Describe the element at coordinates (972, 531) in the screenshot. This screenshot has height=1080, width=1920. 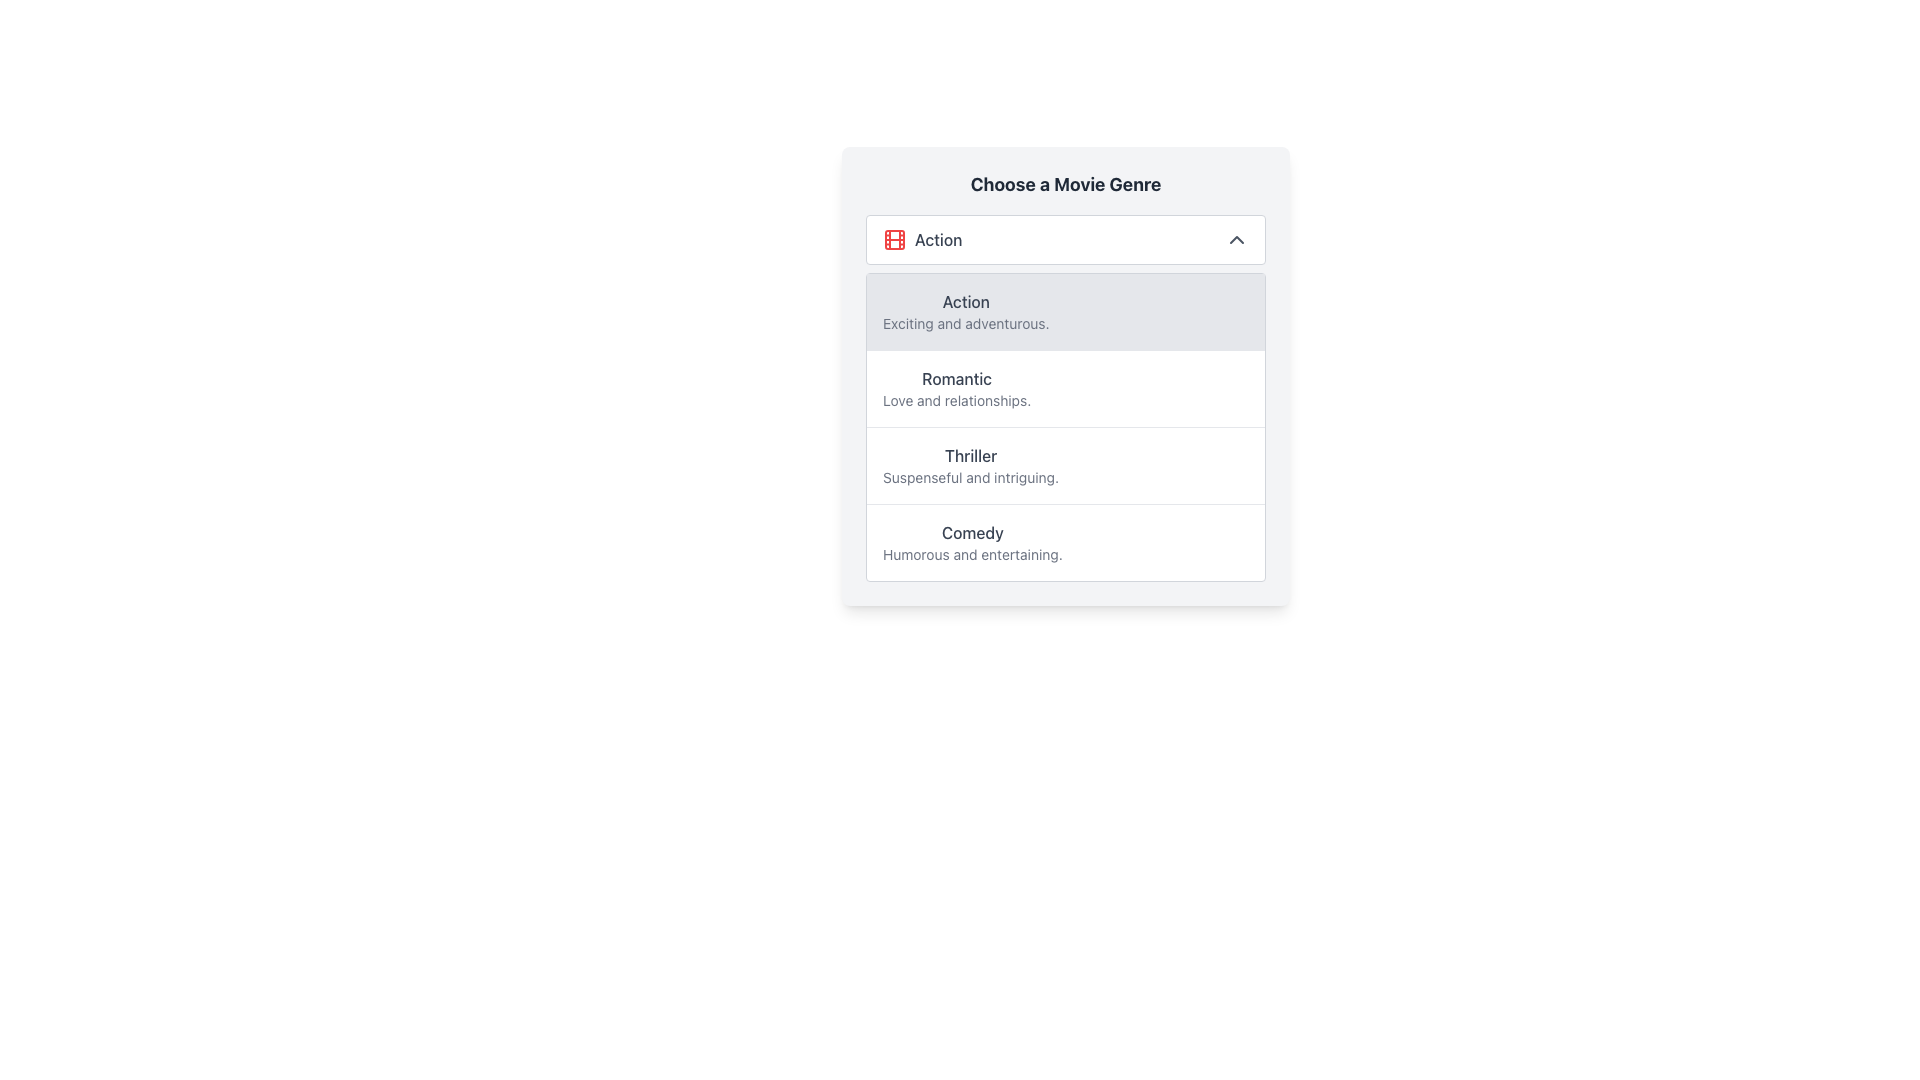
I see `the 'Comedy' genre label located at the bottom of the movie genre list, positioned directly above the sub-text describing it` at that location.